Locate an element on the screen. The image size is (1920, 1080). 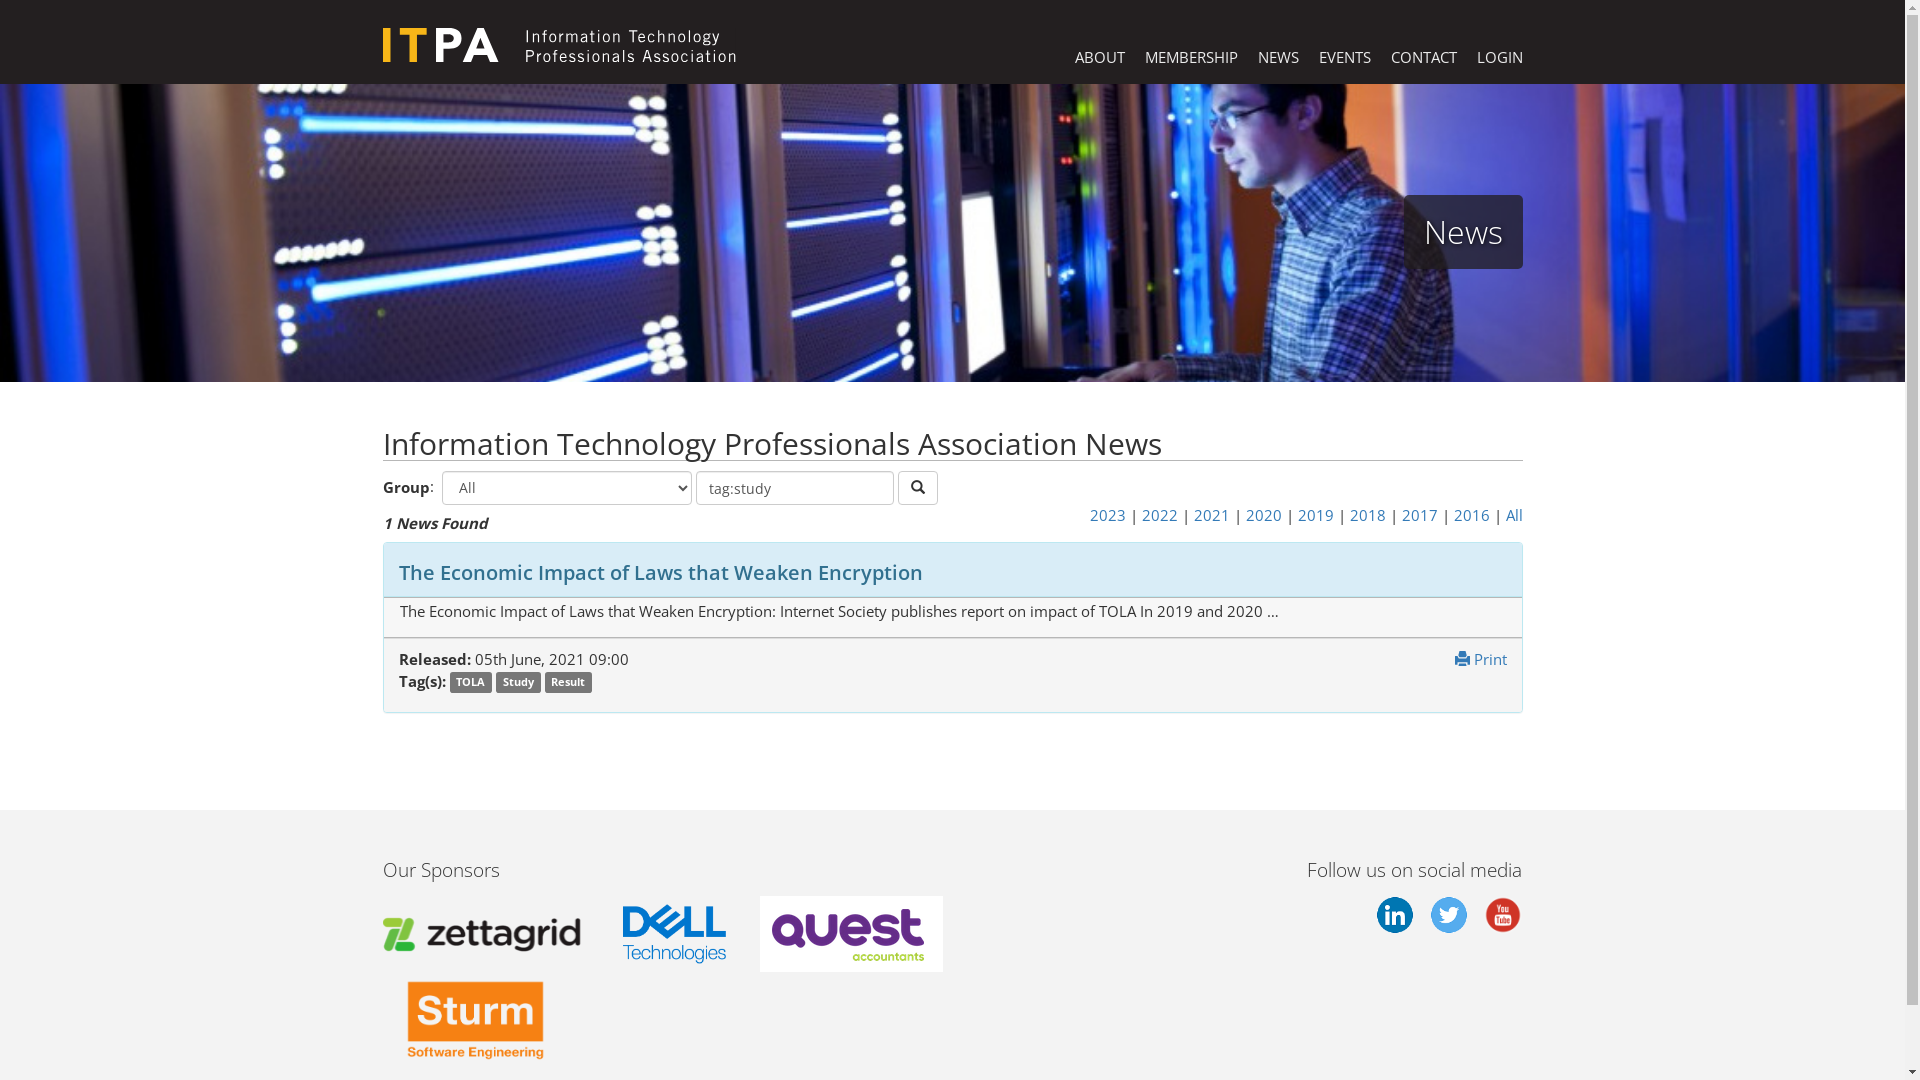
'Dell Technologies' is located at coordinates (673, 932).